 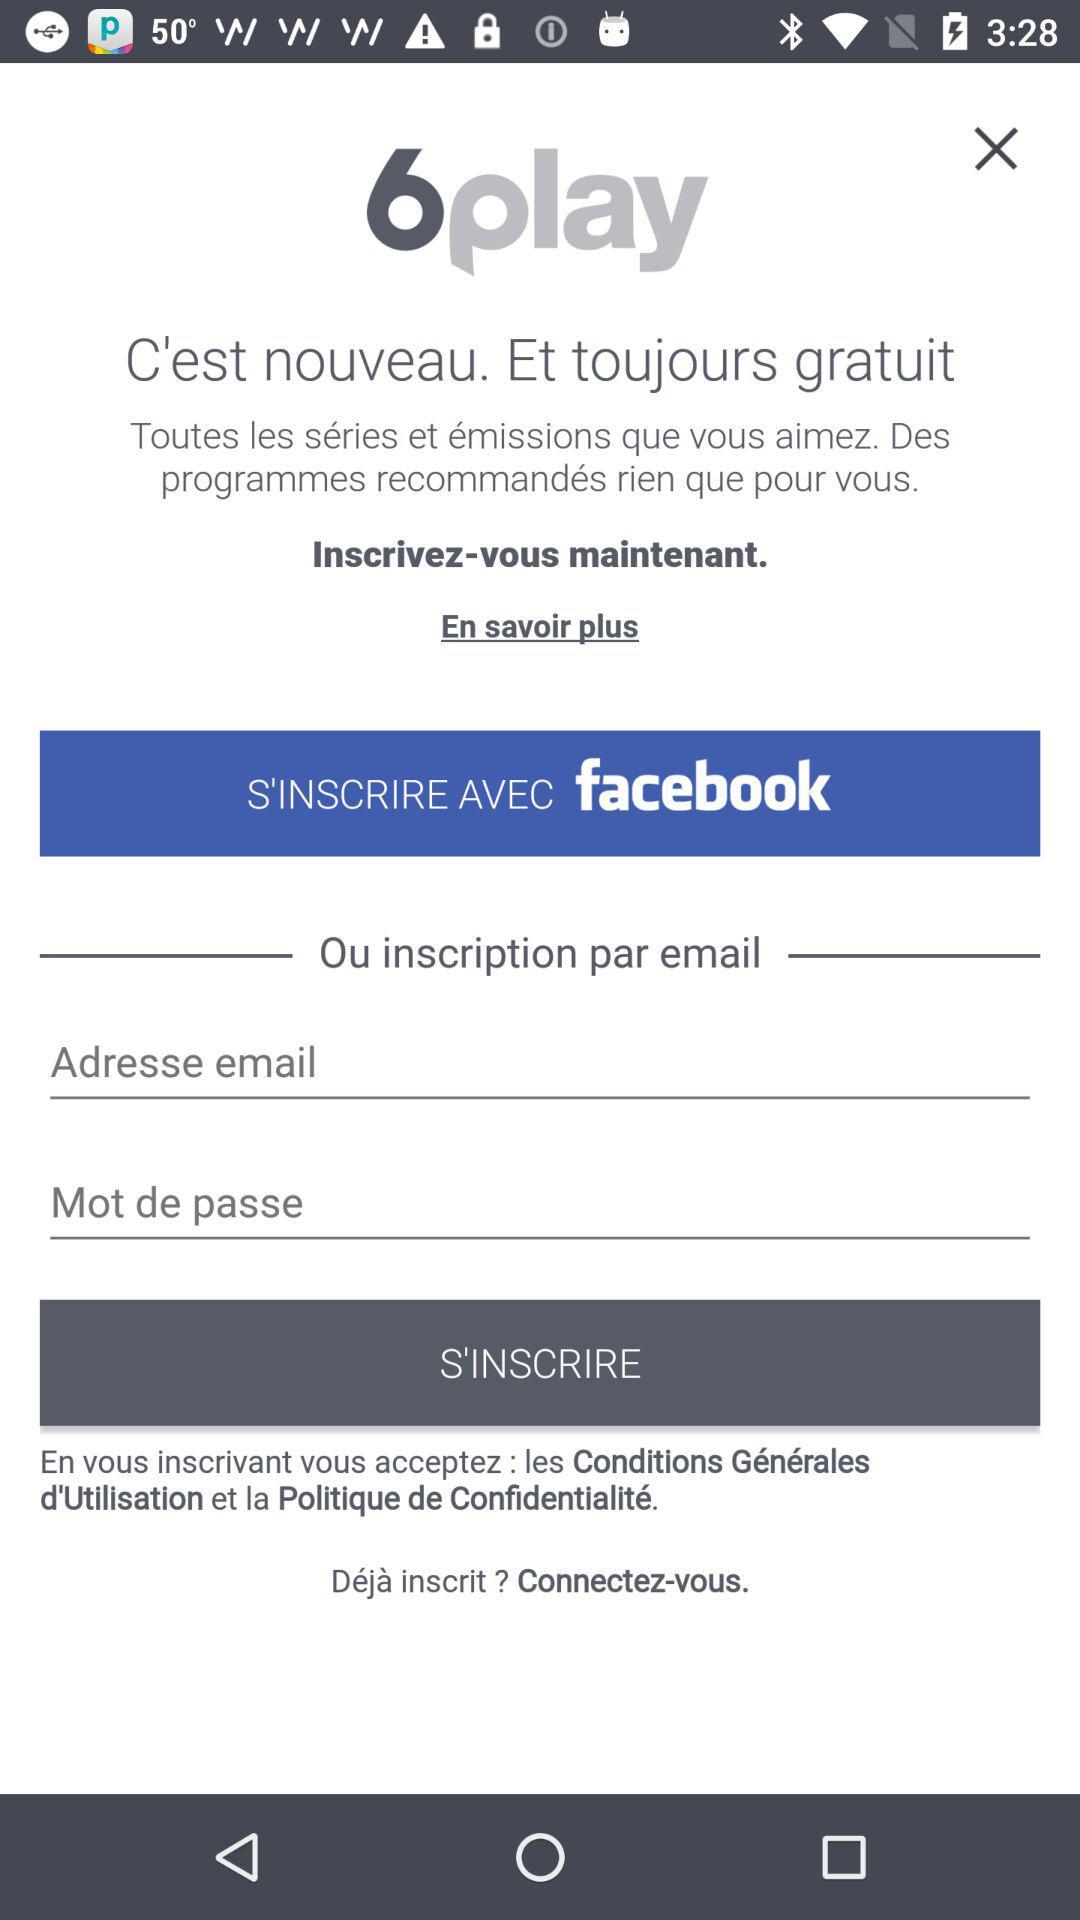 What do you see at coordinates (995, 146) in the screenshot?
I see `the item at the top right corner` at bounding box center [995, 146].